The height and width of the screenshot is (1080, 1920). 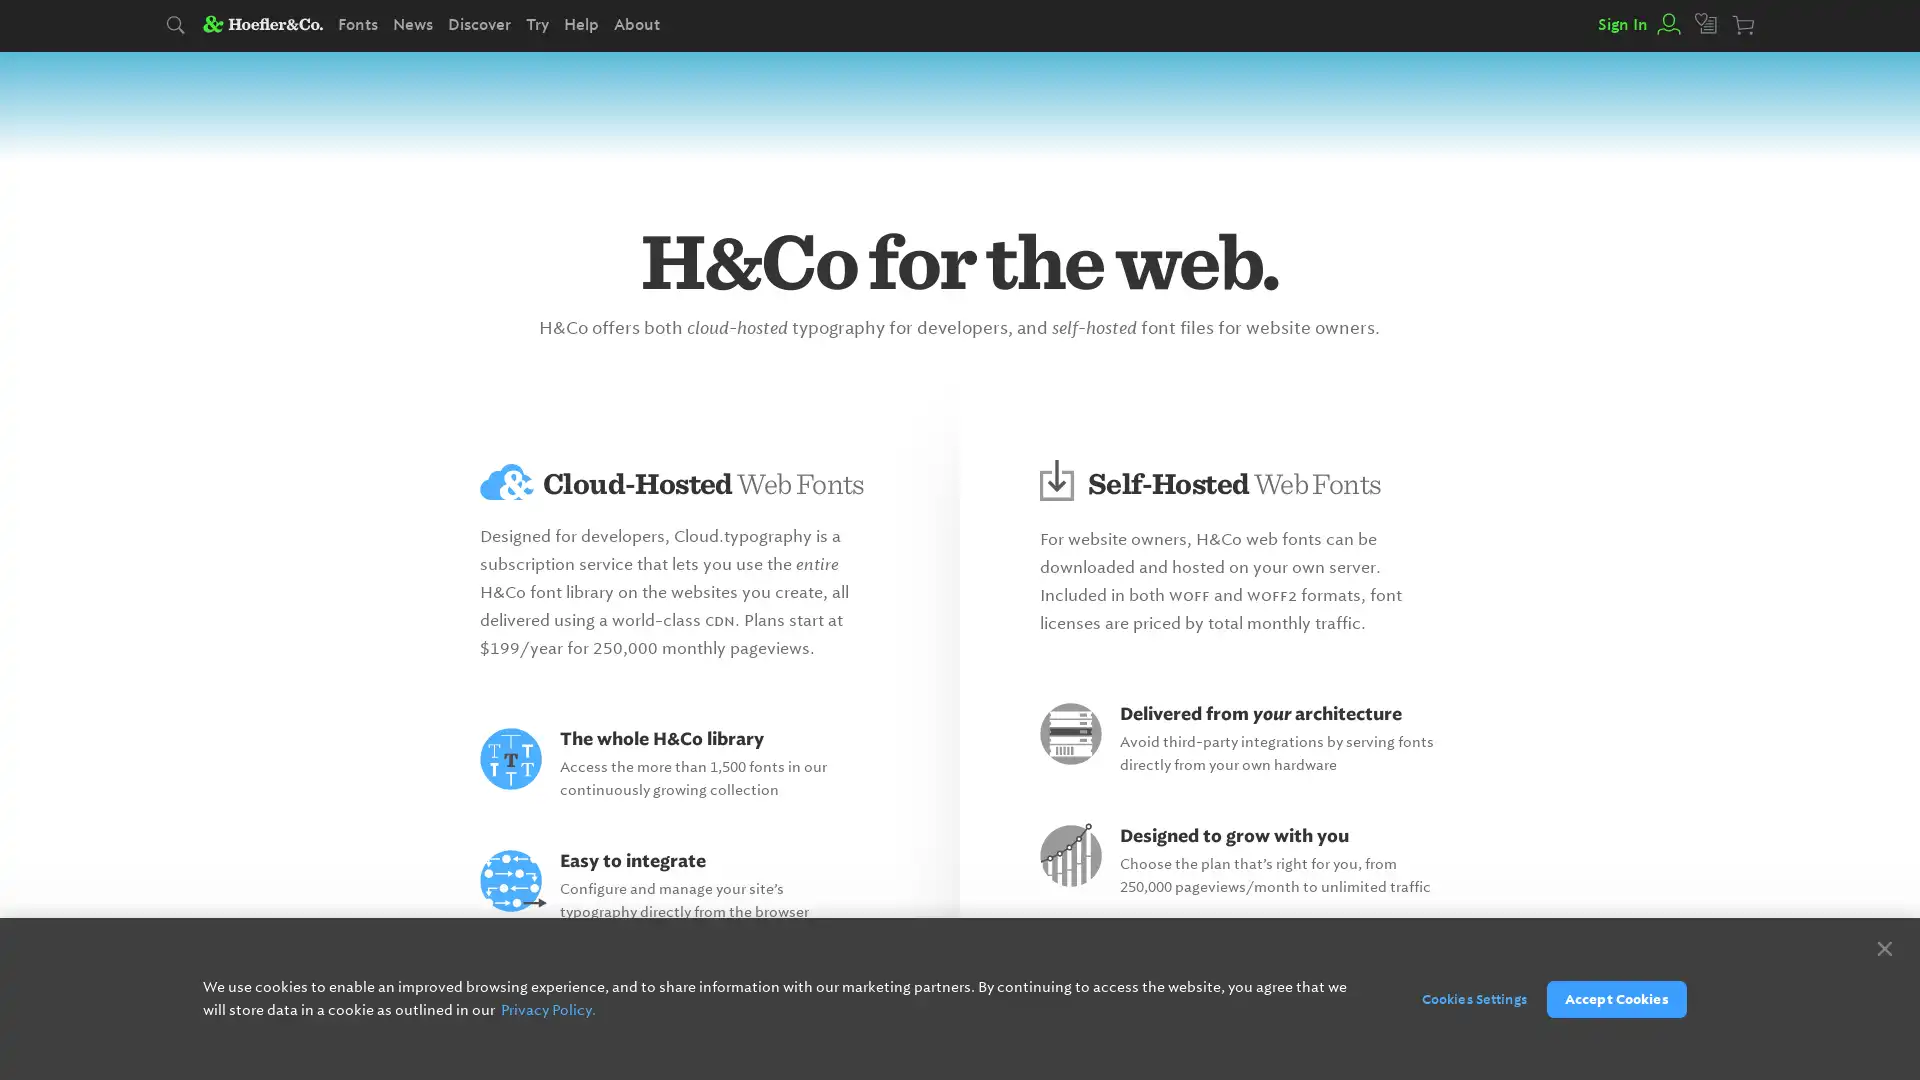 What do you see at coordinates (1616, 998) in the screenshot?
I see `Accept Cookies` at bounding box center [1616, 998].